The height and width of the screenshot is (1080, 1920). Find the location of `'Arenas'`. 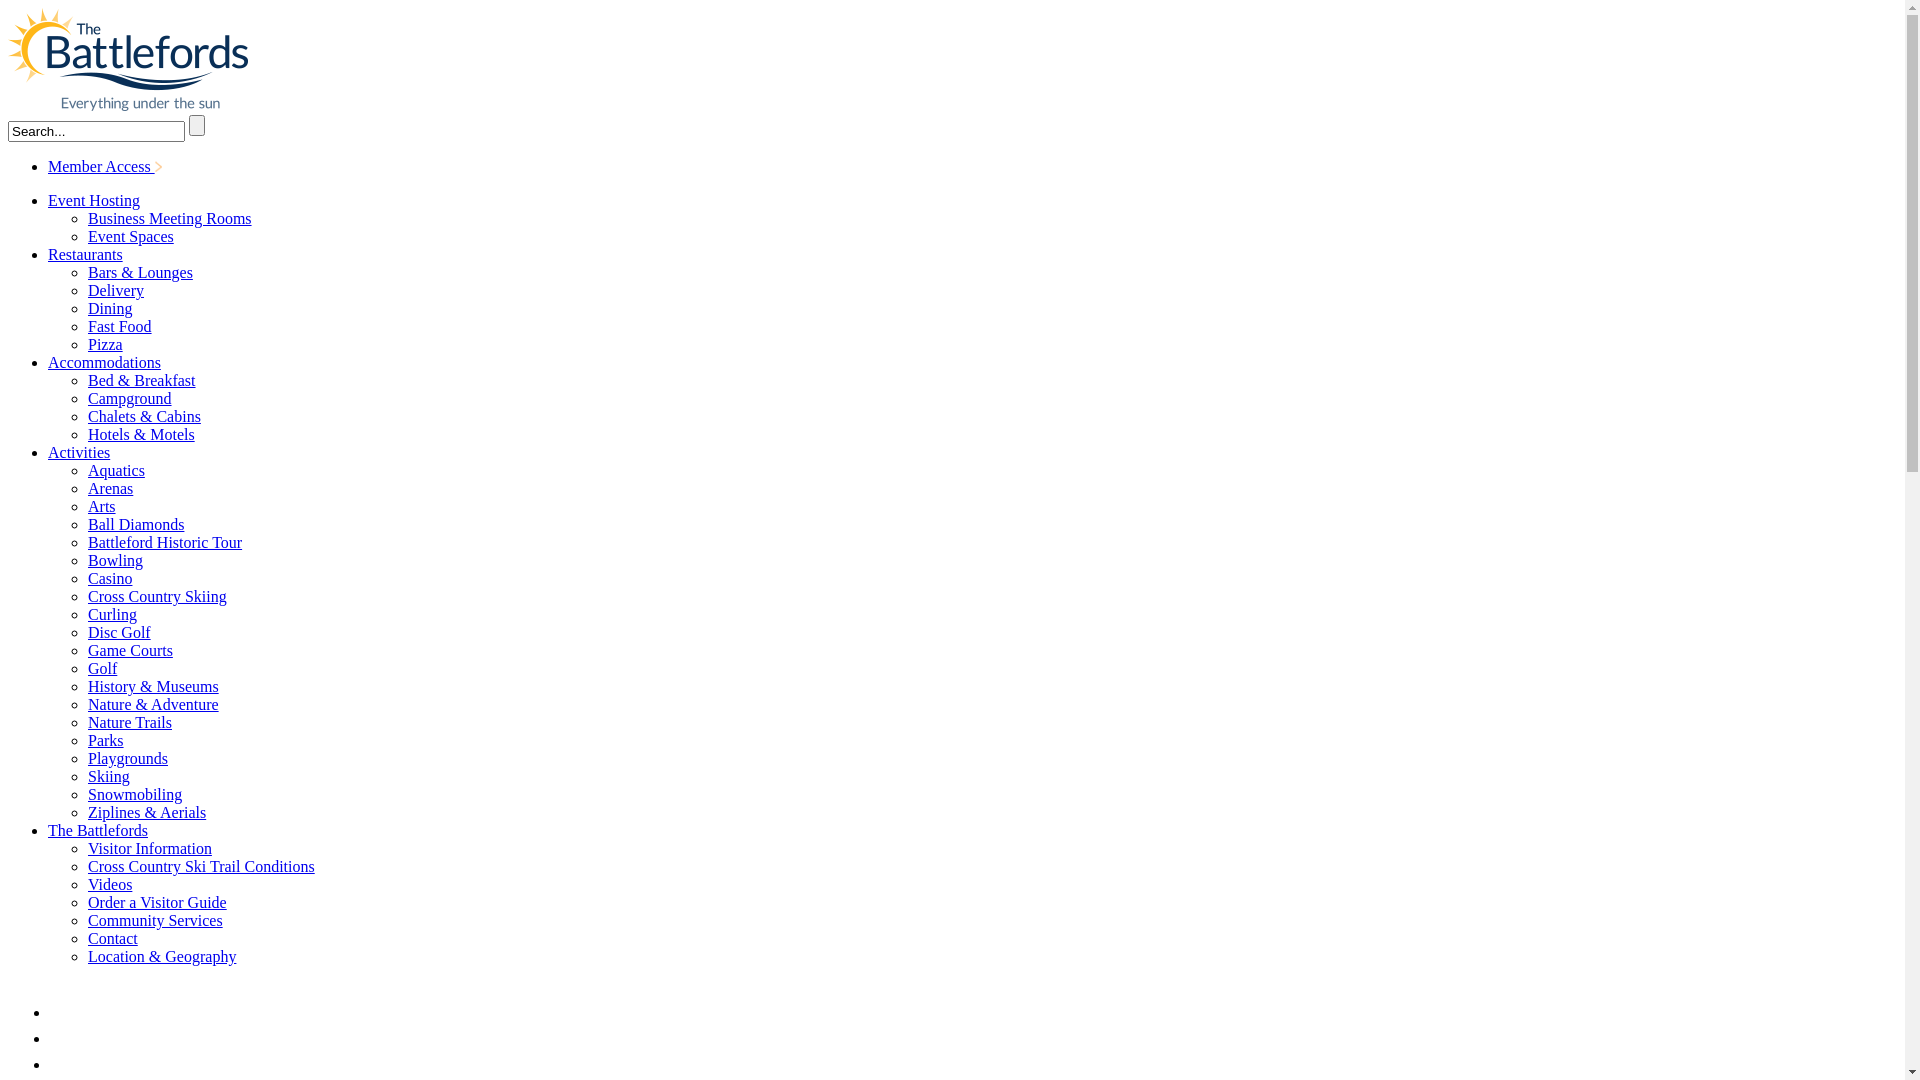

'Arenas' is located at coordinates (109, 488).